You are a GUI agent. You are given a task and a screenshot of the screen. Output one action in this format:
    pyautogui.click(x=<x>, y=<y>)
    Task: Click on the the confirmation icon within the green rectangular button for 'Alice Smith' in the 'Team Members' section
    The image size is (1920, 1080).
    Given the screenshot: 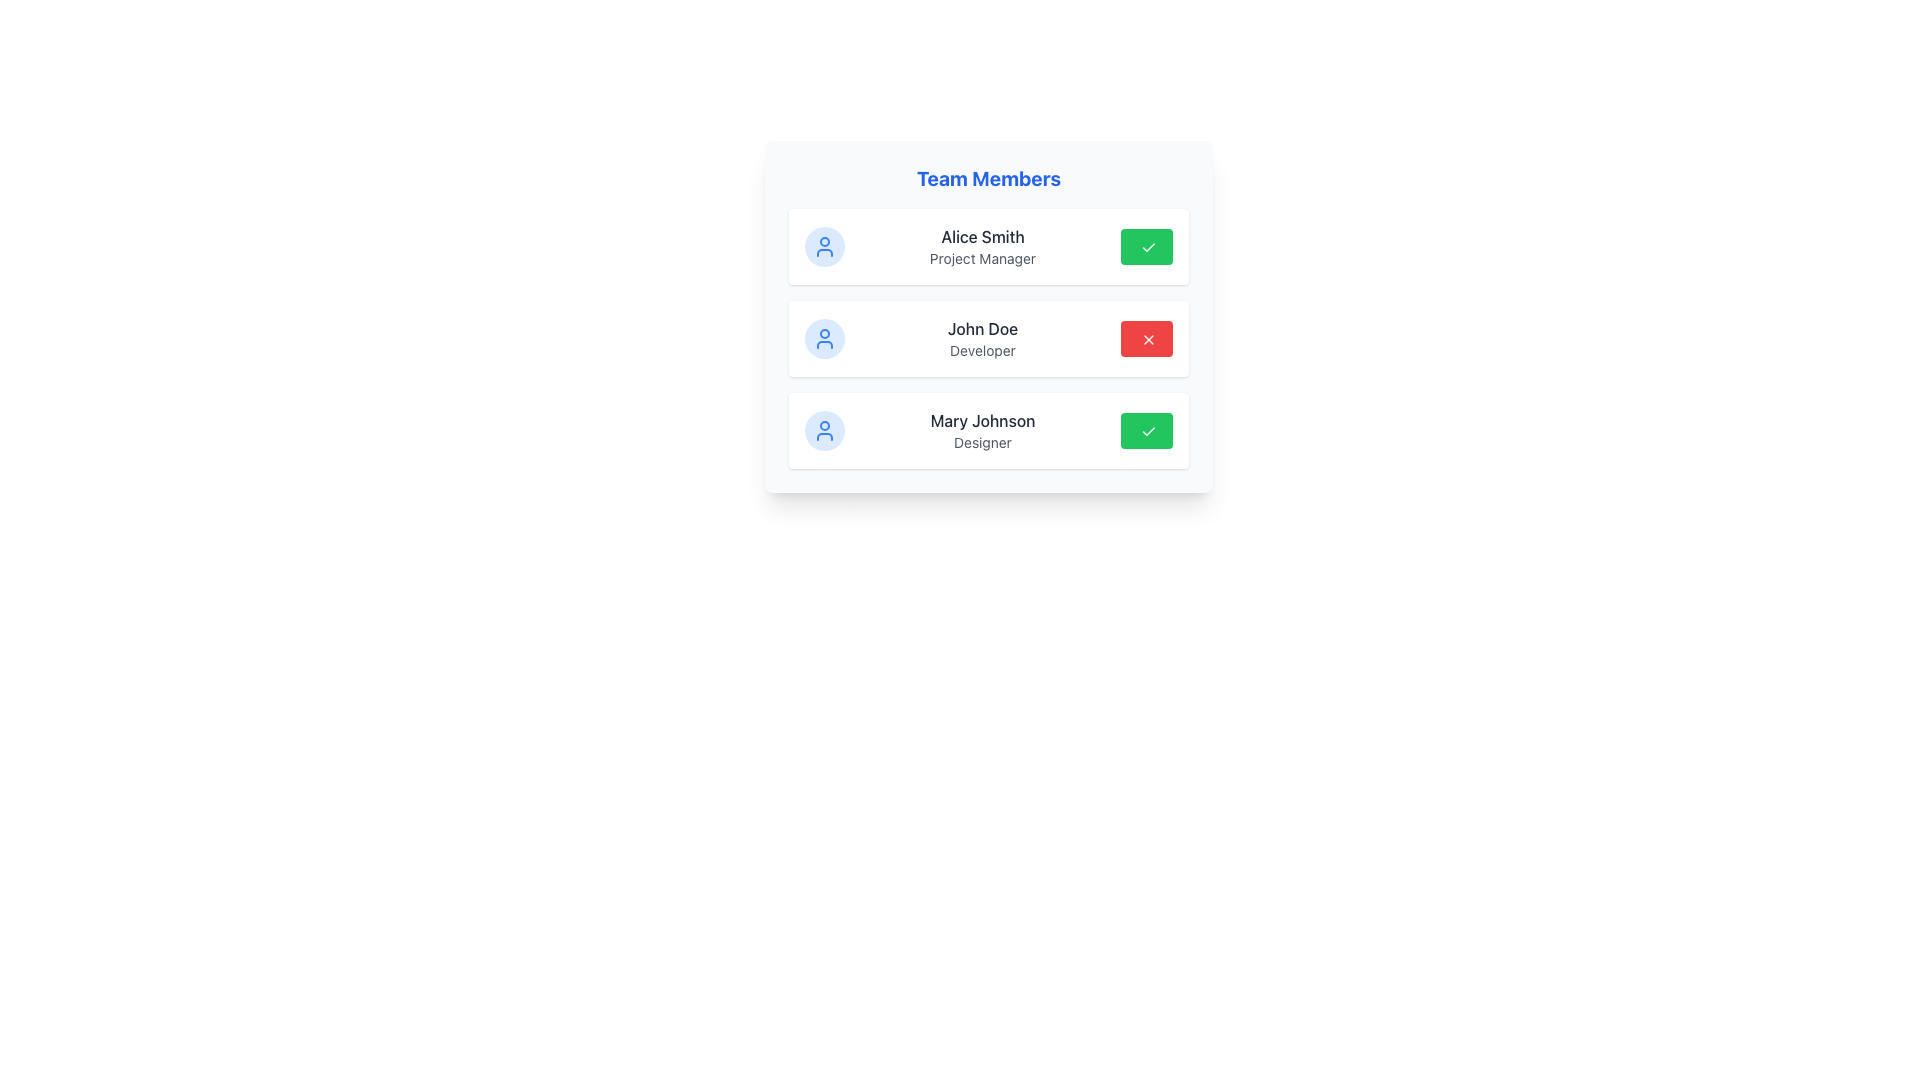 What is the action you would take?
    pyautogui.click(x=1148, y=246)
    